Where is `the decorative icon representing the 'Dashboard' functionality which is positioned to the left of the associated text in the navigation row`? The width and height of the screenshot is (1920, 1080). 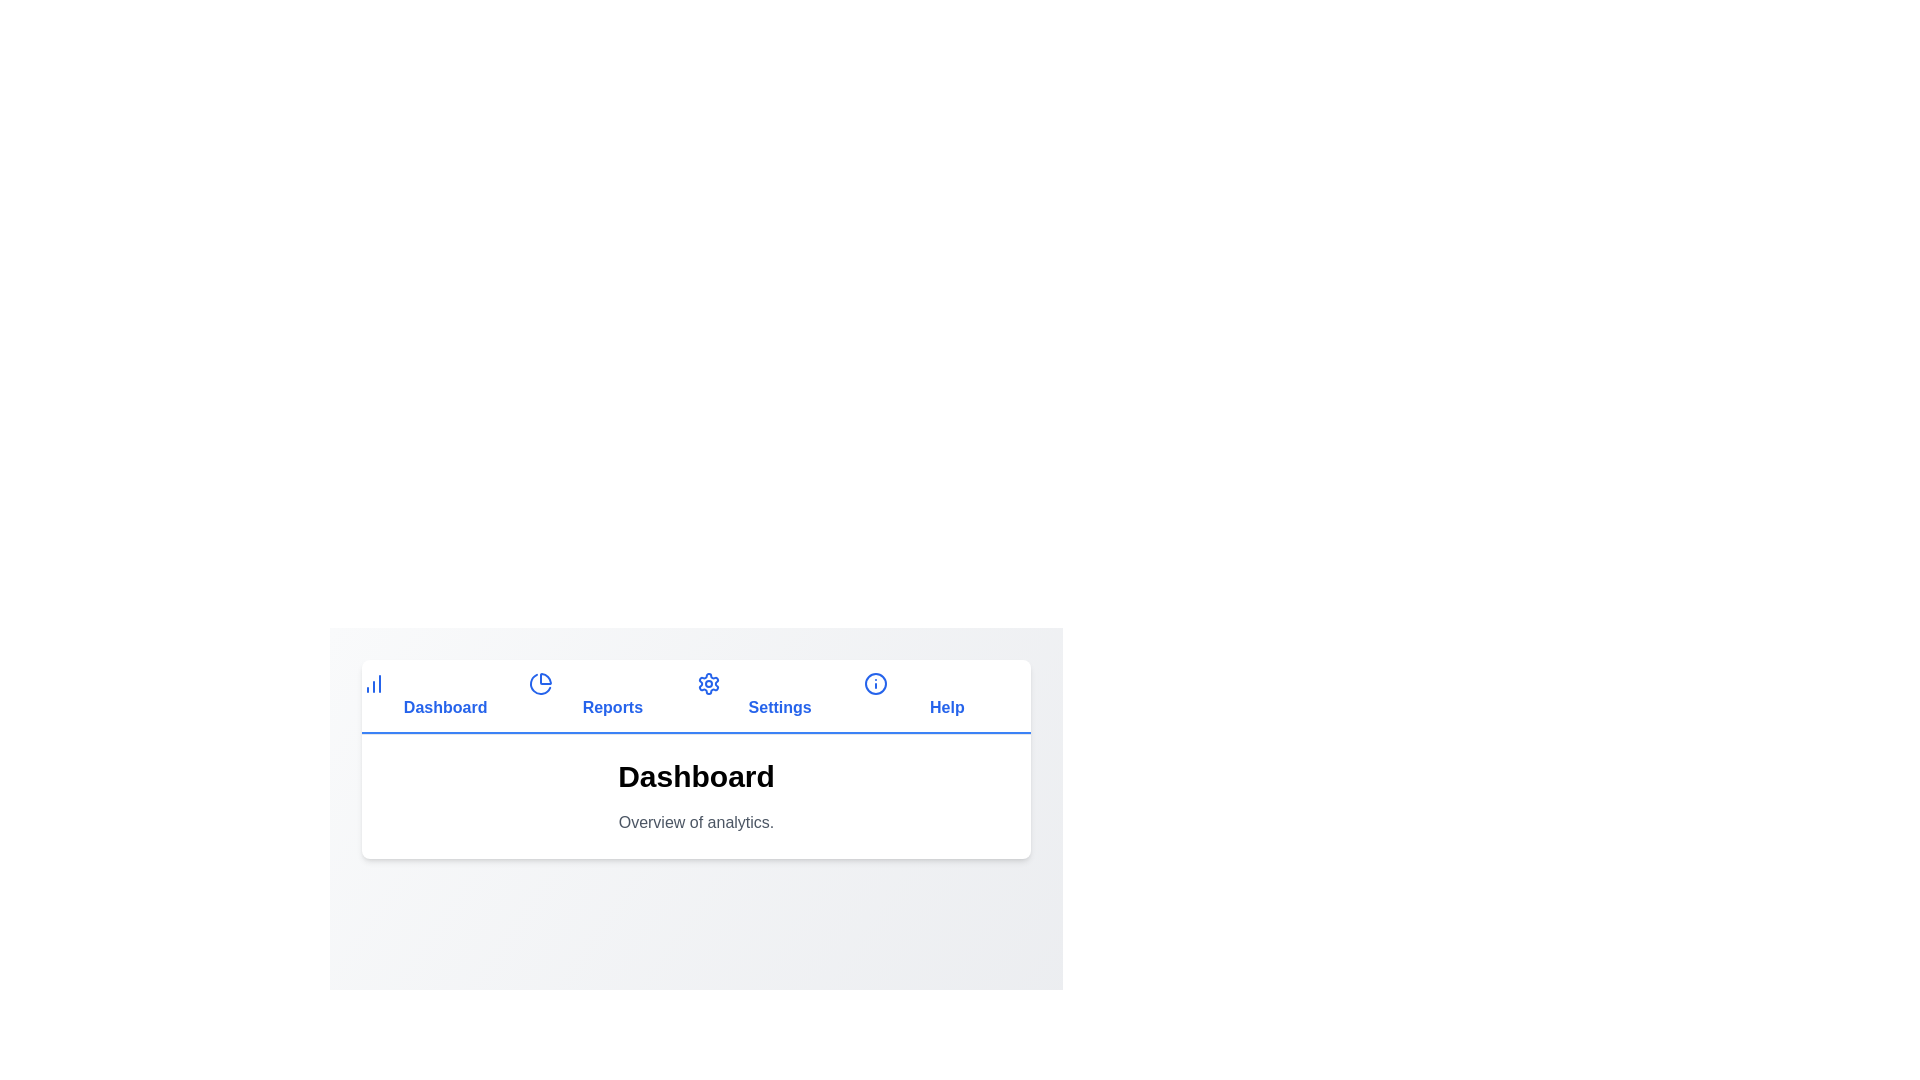
the decorative icon representing the 'Dashboard' functionality which is positioned to the left of the associated text in the navigation row is located at coordinates (374, 682).